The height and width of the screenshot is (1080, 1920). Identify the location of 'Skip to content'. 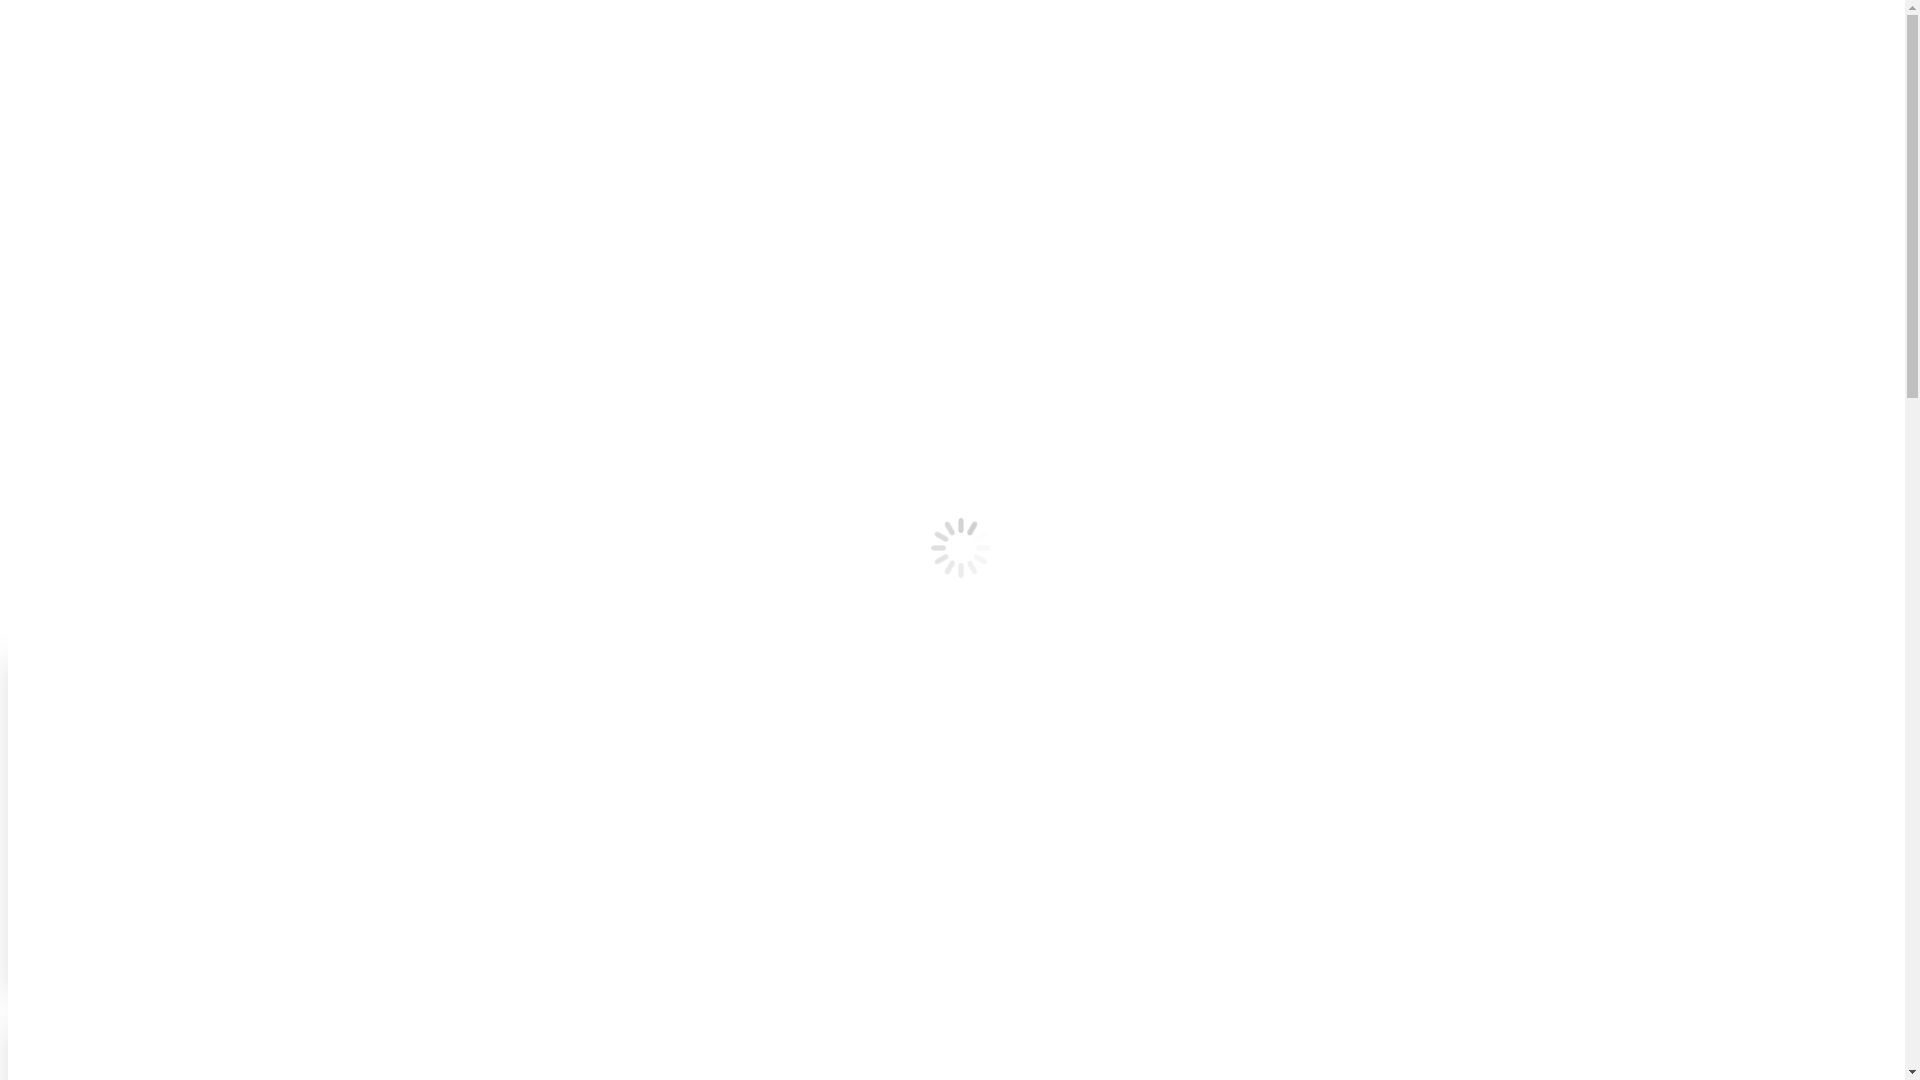
(7, 7).